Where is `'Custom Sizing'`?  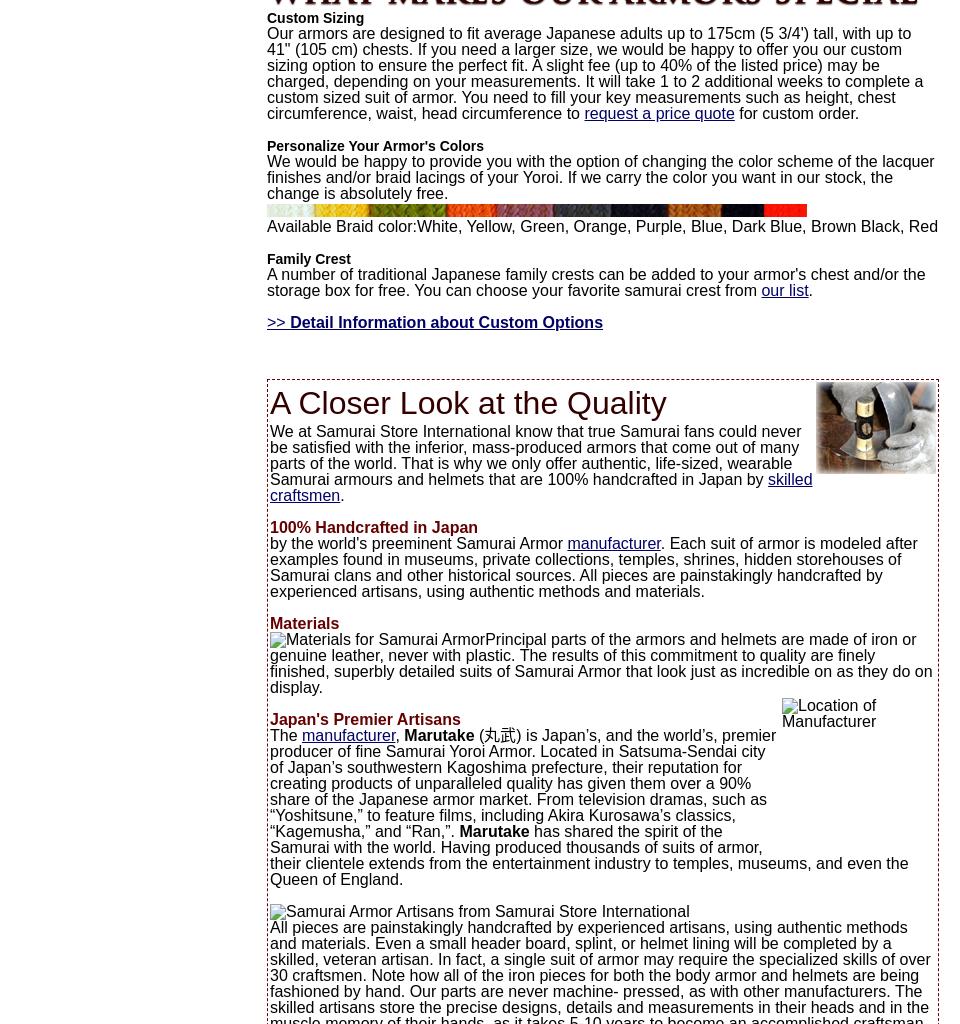 'Custom Sizing' is located at coordinates (315, 18).